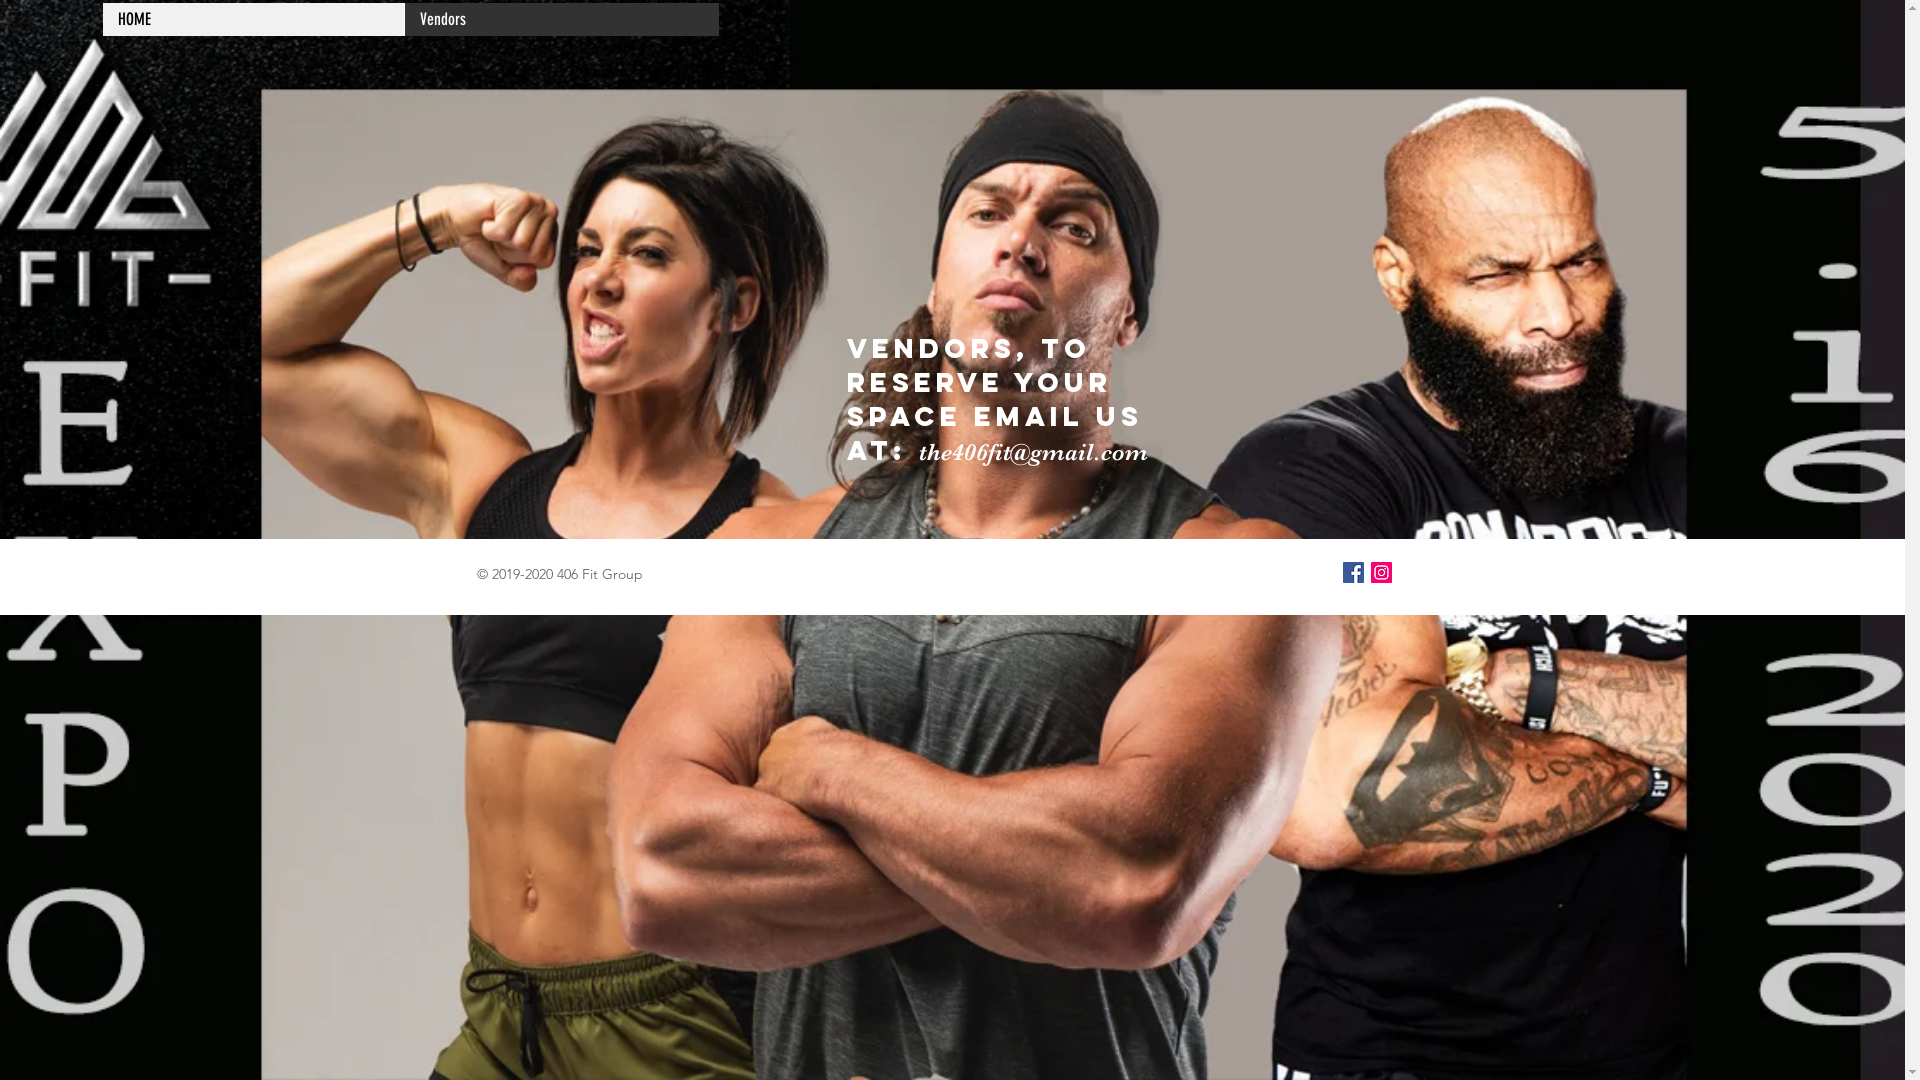 The width and height of the screenshot is (1920, 1080). Describe the element at coordinates (916, 451) in the screenshot. I see `'the406fit@gmail.com'` at that location.